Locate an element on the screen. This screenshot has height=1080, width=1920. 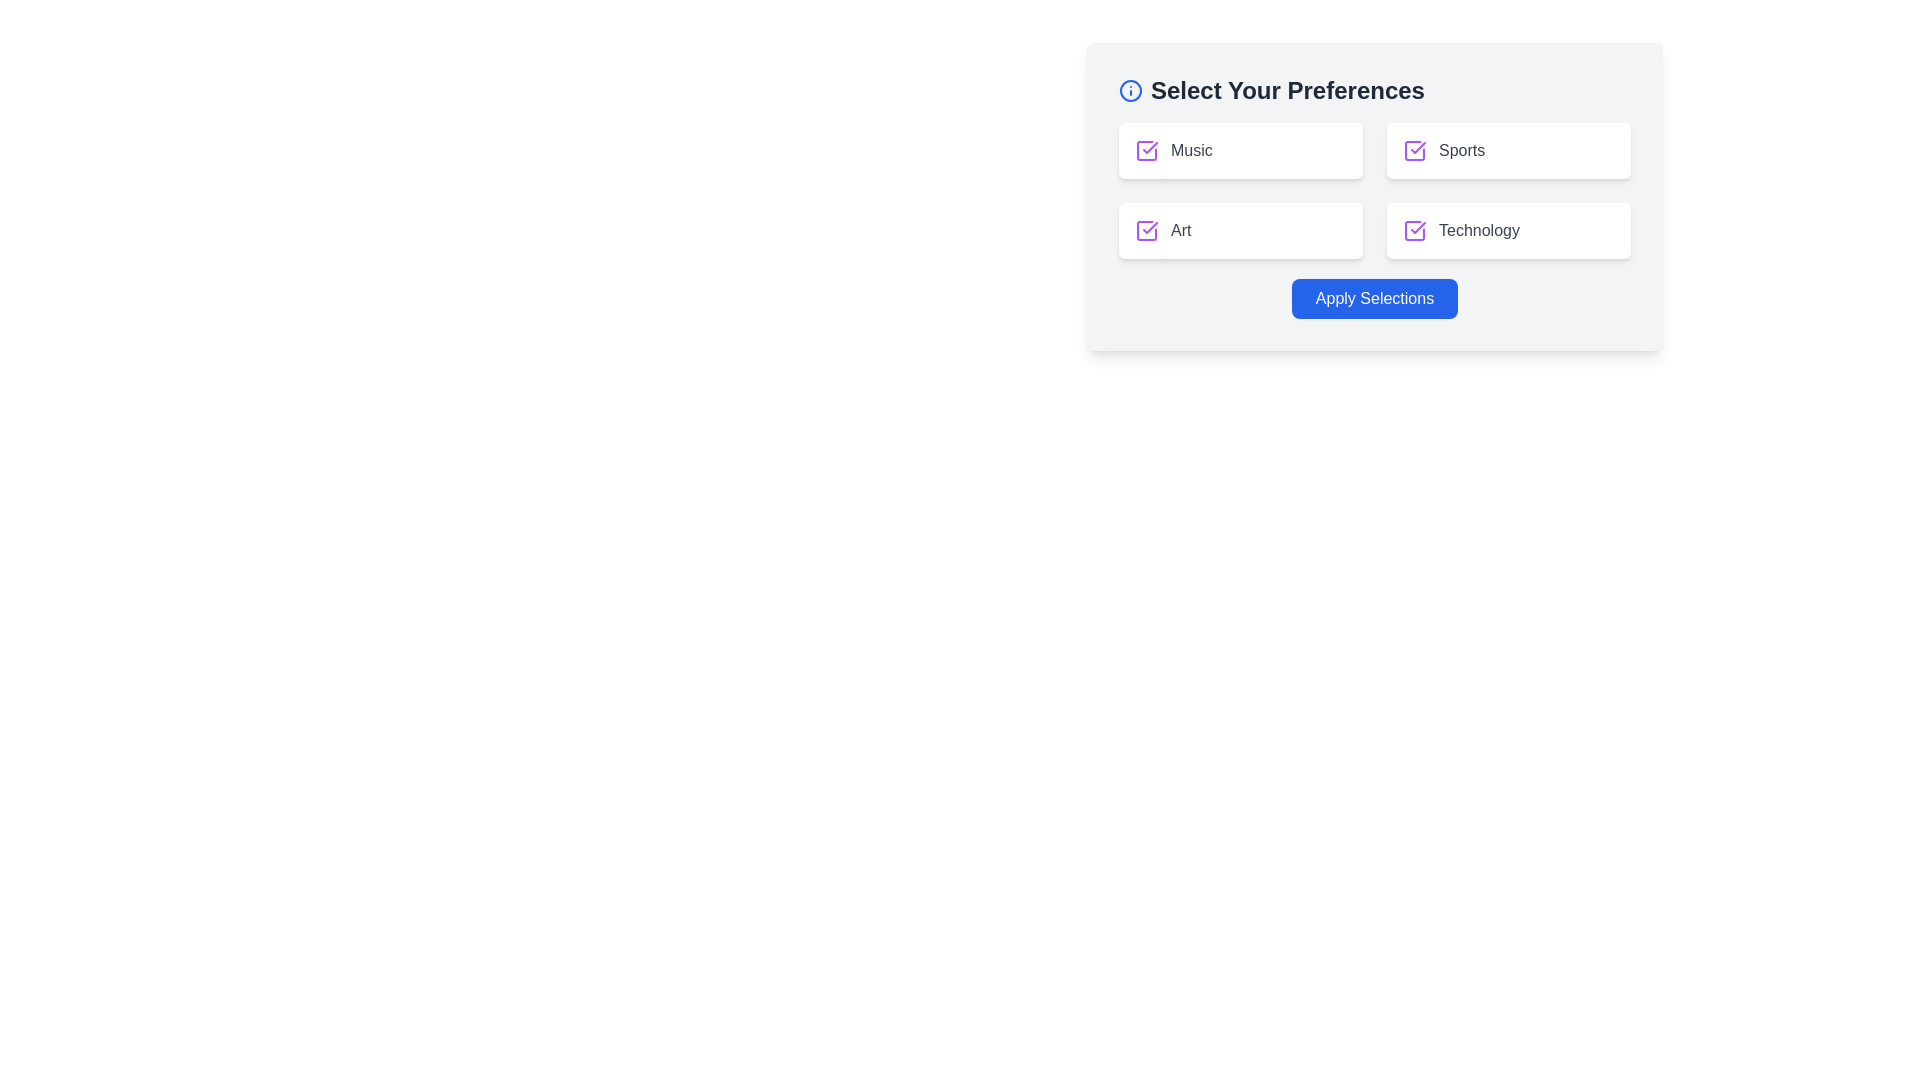
the 'Sports' label which is styled in medium gray and positioned next to the purple checkbox with a checkmark icon, located within the 'Select Your Preferences' card is located at coordinates (1508, 149).